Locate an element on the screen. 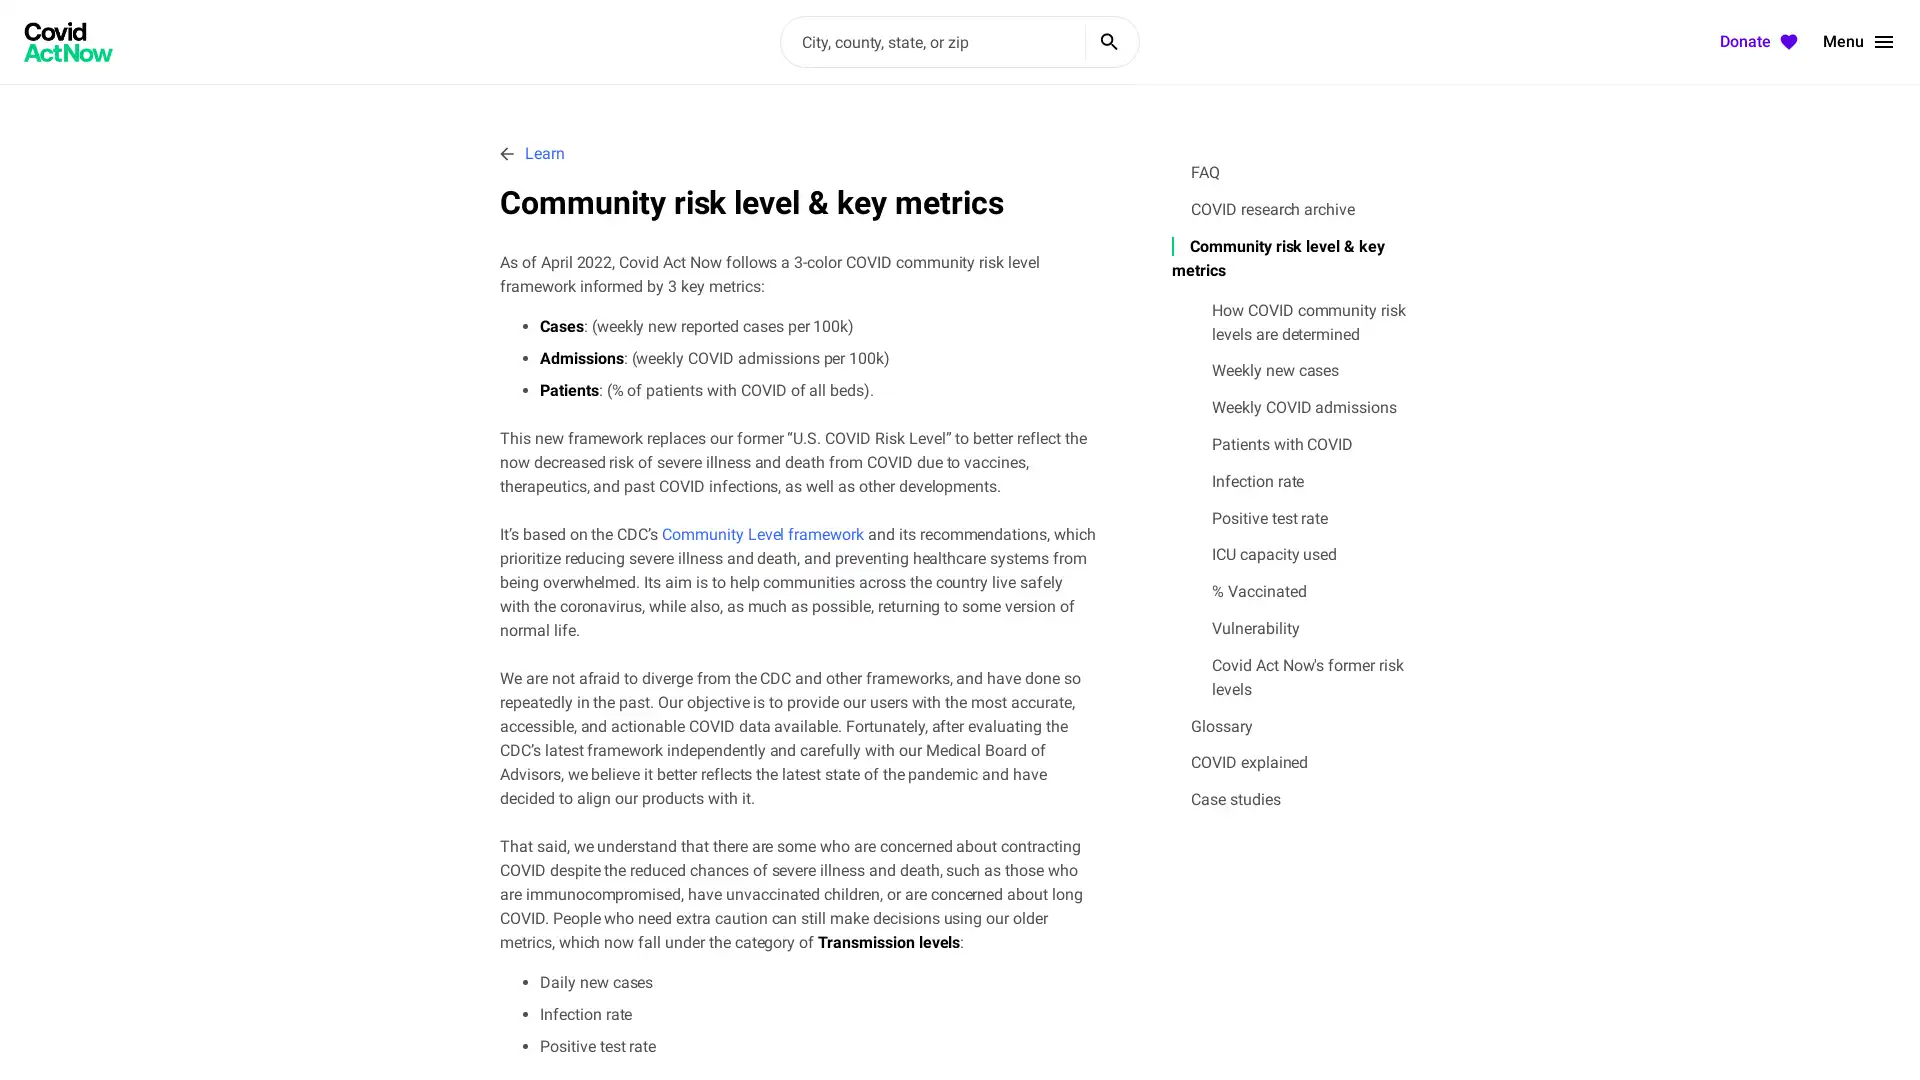 This screenshot has width=1920, height=1080. Learn is located at coordinates (532, 152).